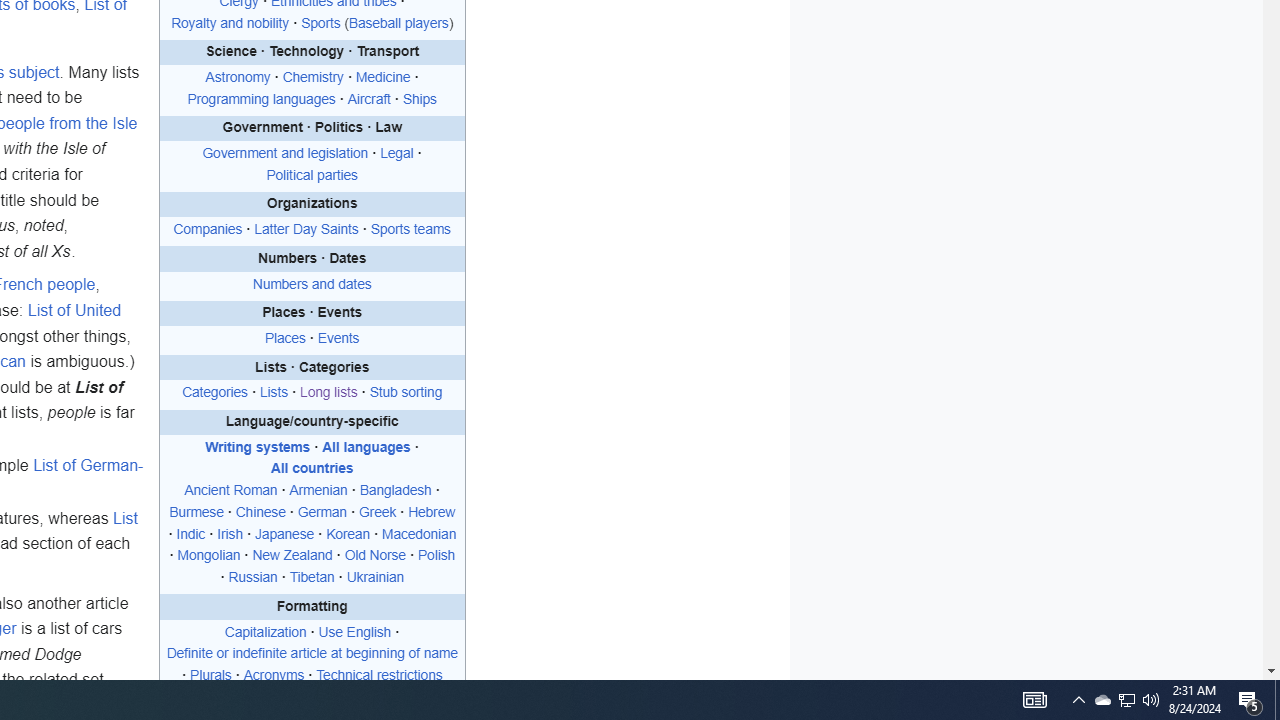  Describe the element at coordinates (311, 578) in the screenshot. I see `'Tibetan'` at that location.